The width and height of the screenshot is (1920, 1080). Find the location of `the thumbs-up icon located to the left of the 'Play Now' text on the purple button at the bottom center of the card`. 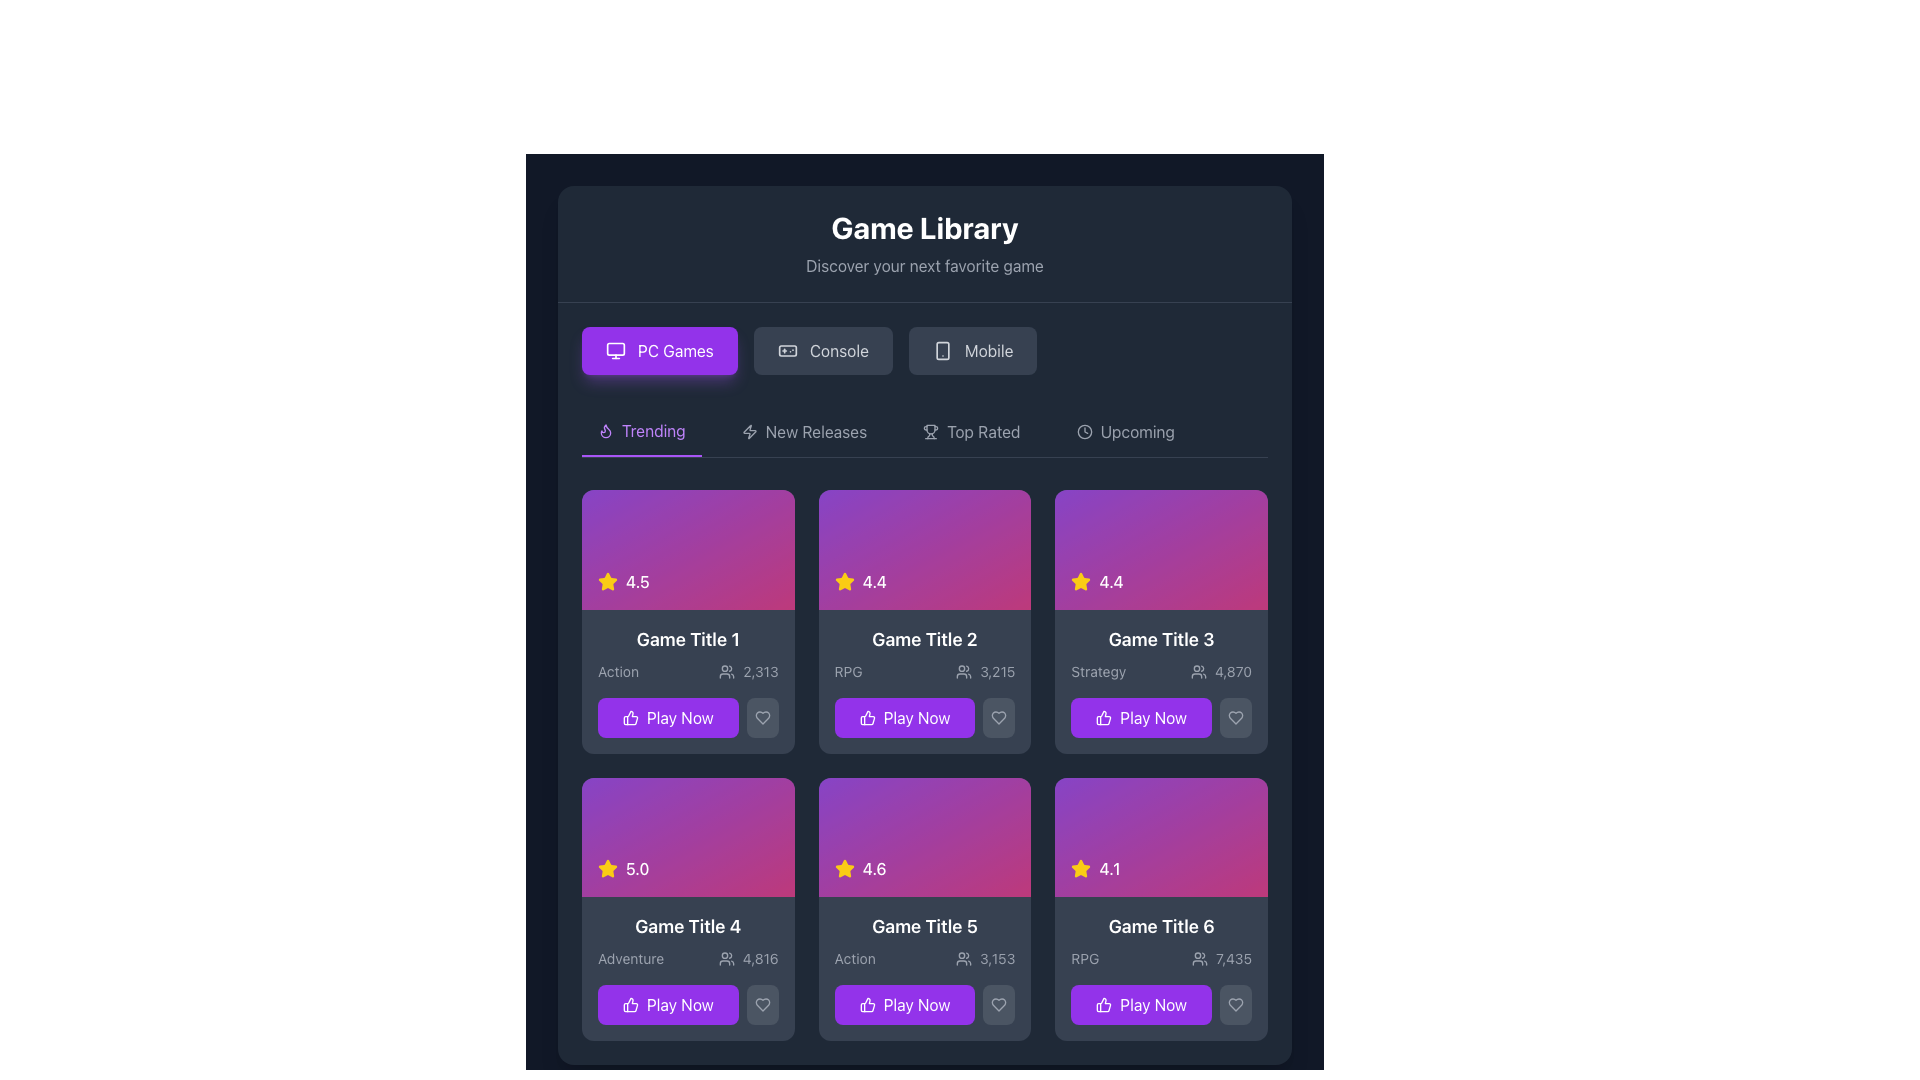

the thumbs-up icon located to the left of the 'Play Now' text on the purple button at the bottom center of the card is located at coordinates (629, 1005).